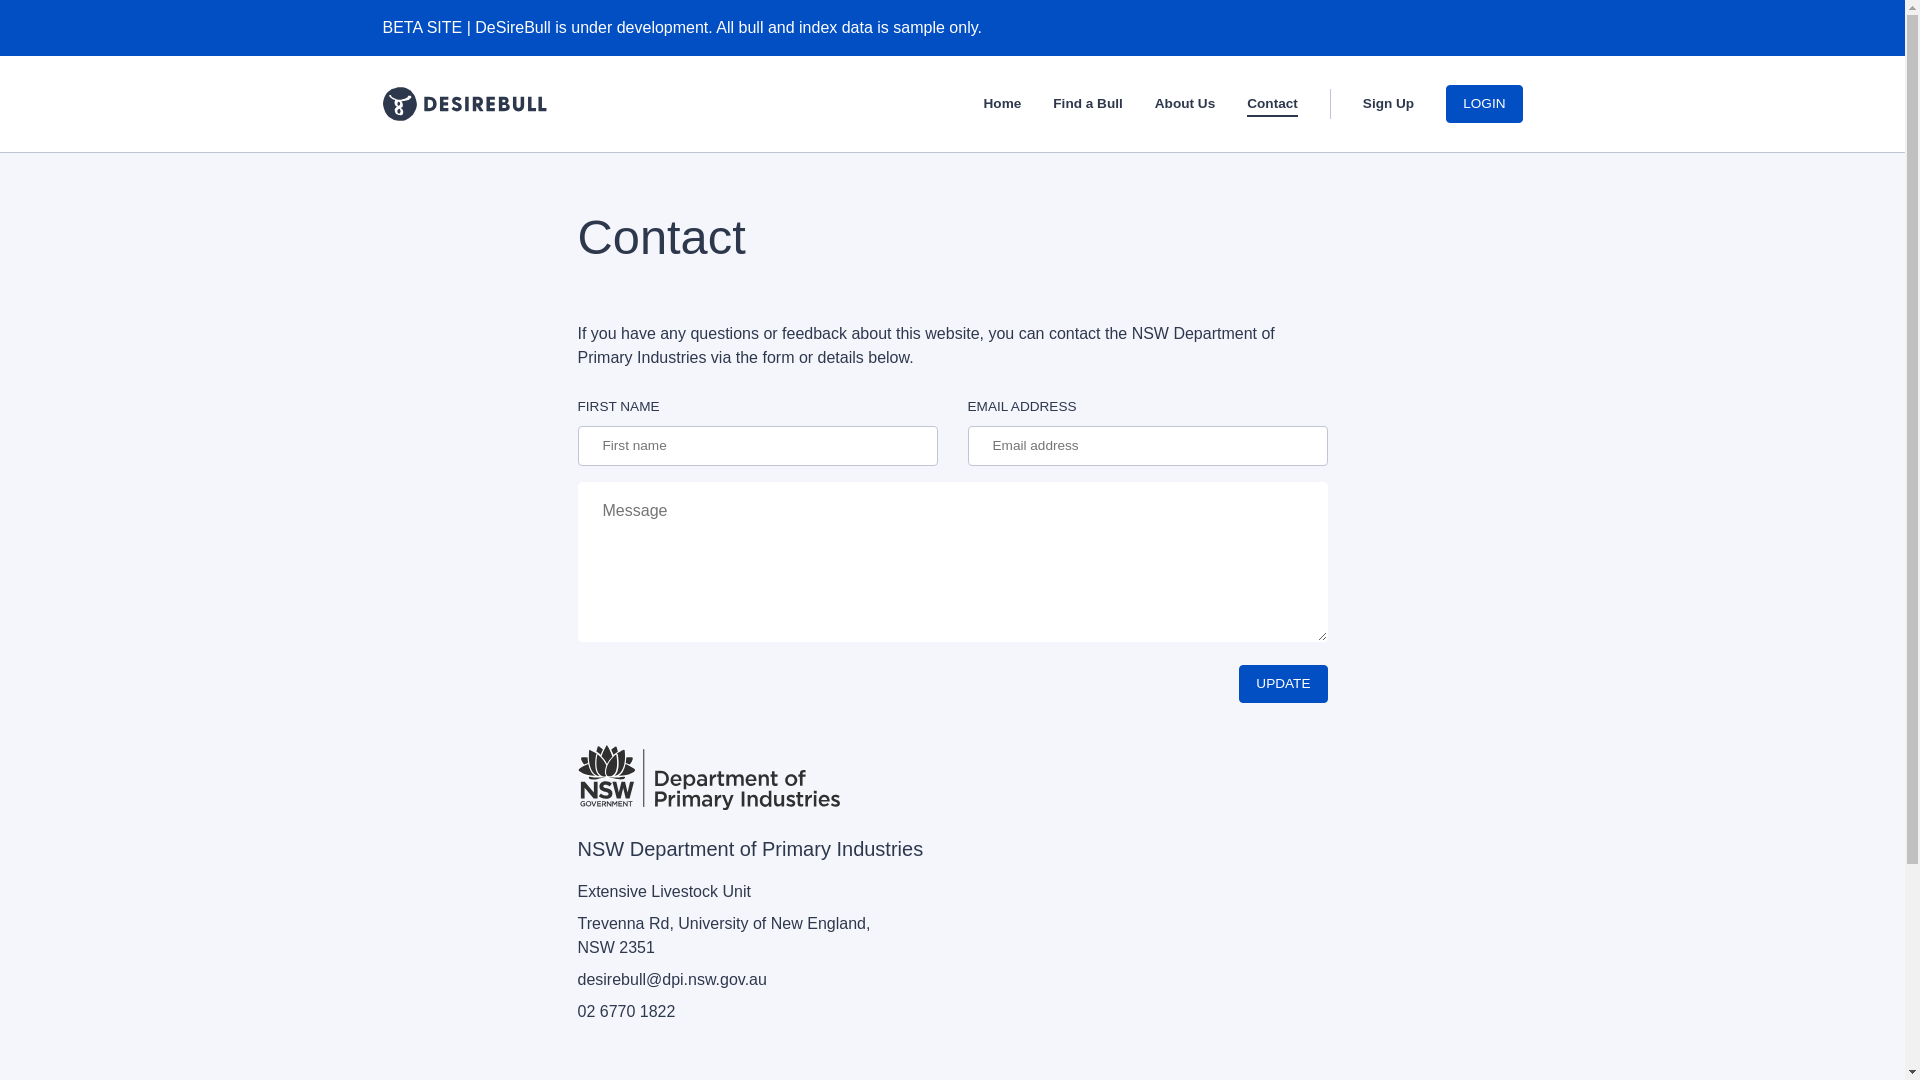 The width and height of the screenshot is (1920, 1080). Describe the element at coordinates (1387, 106) in the screenshot. I see `'Sign Up'` at that location.